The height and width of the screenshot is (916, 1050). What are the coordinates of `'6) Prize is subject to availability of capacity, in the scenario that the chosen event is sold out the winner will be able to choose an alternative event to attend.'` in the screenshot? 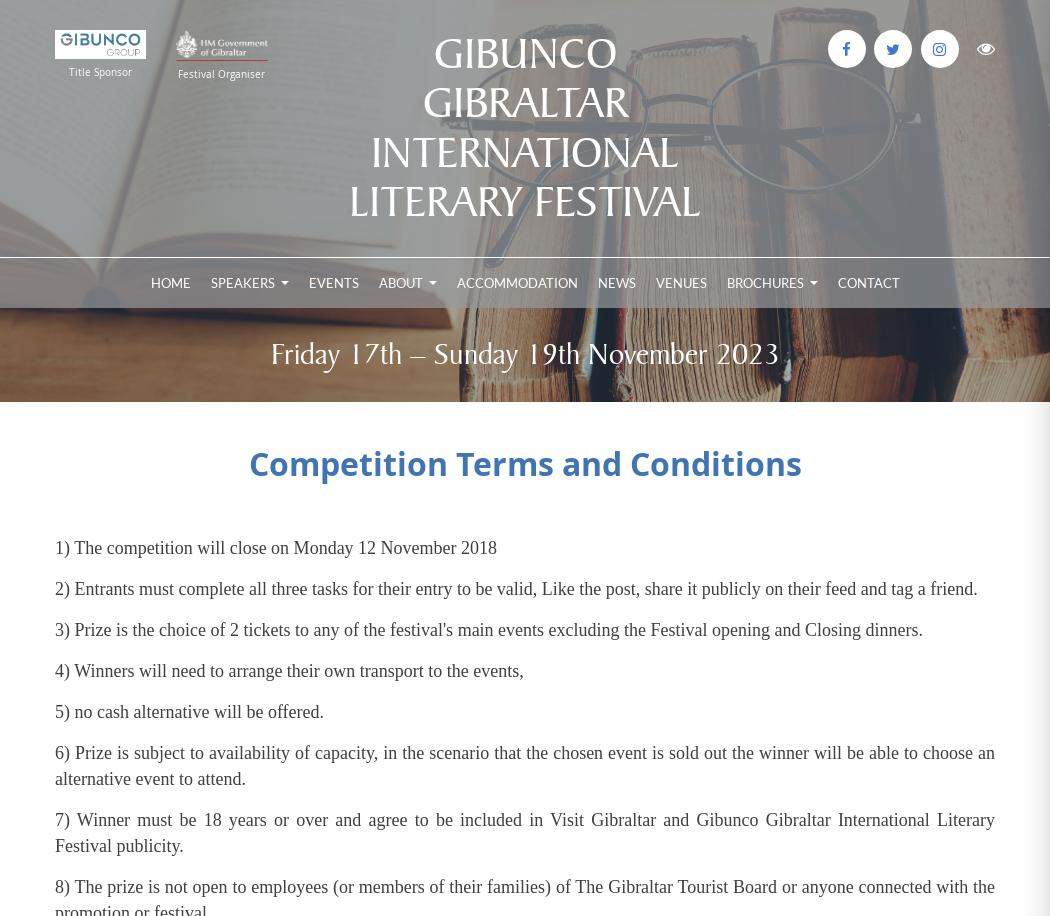 It's located at (525, 764).